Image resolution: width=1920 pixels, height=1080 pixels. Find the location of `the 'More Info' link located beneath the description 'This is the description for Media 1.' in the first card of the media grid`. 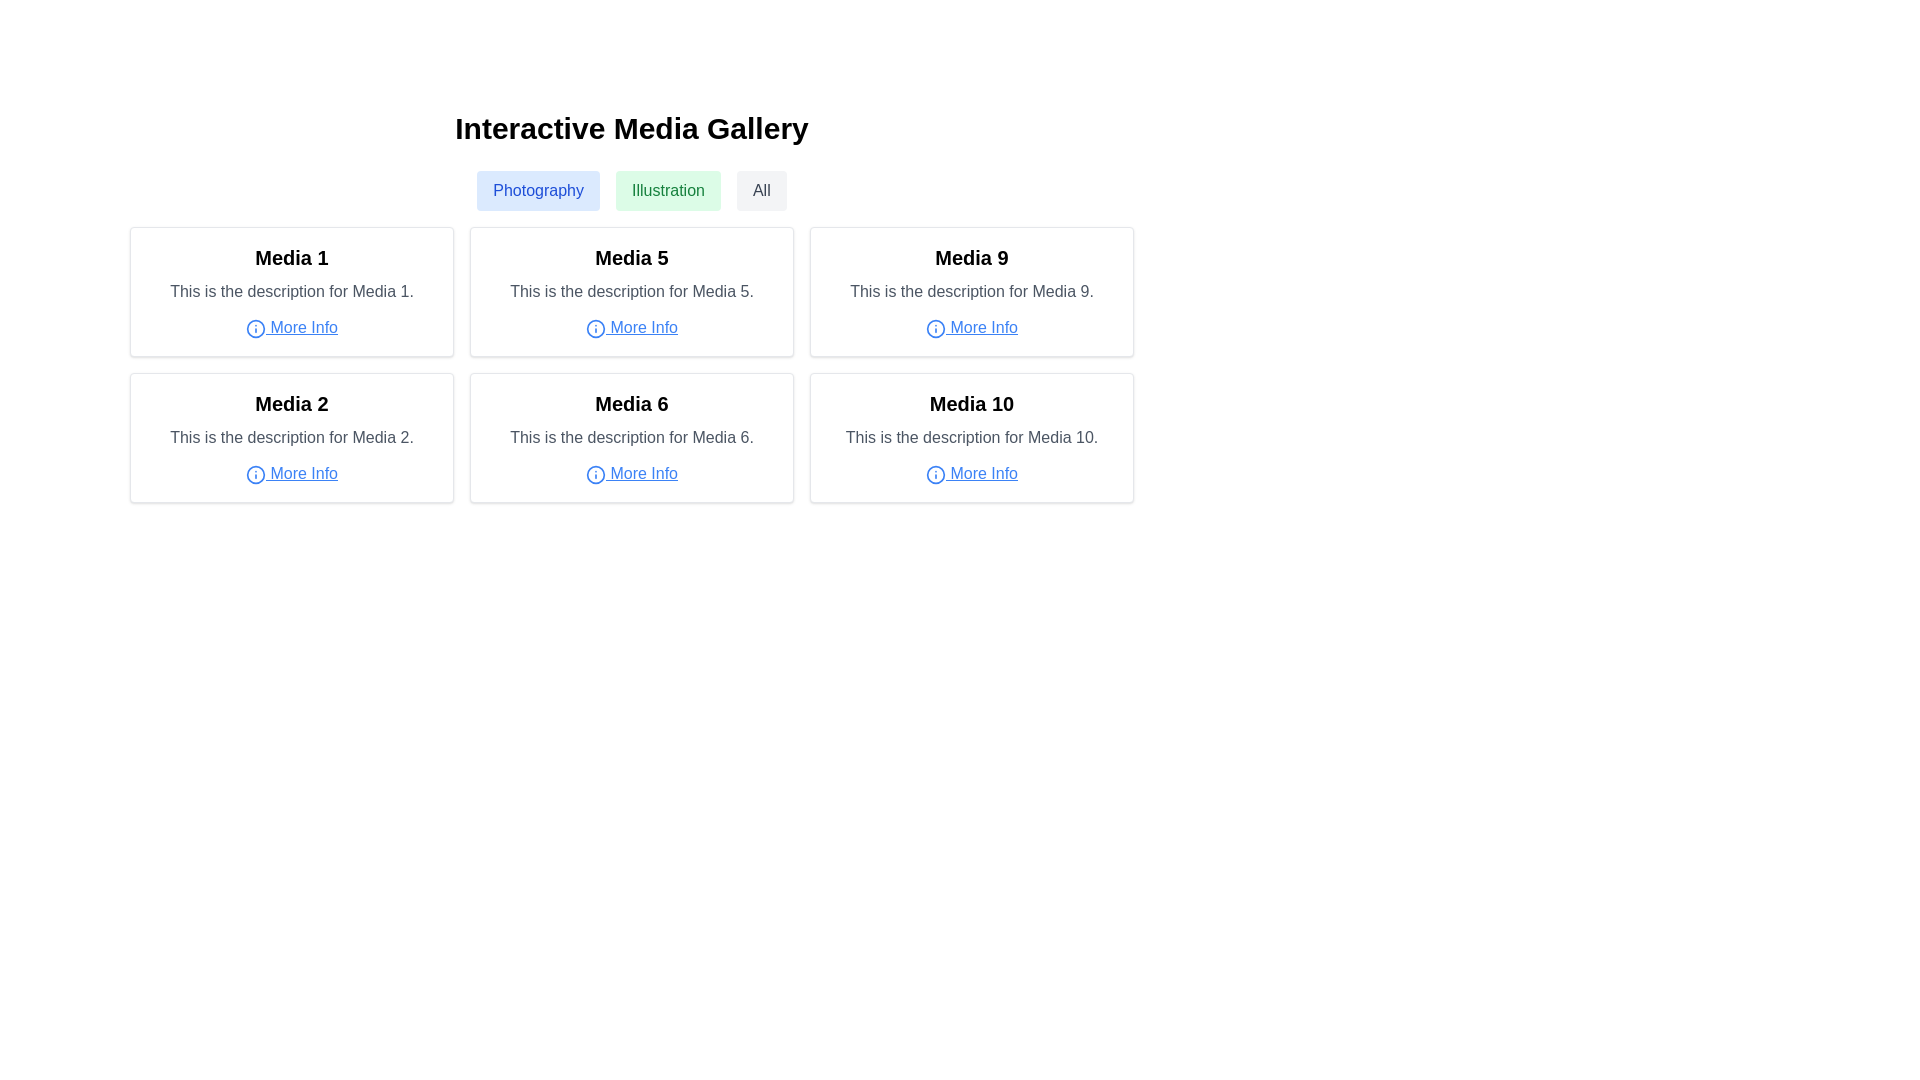

the 'More Info' link located beneath the description 'This is the description for Media 1.' in the first card of the media grid is located at coordinates (254, 327).